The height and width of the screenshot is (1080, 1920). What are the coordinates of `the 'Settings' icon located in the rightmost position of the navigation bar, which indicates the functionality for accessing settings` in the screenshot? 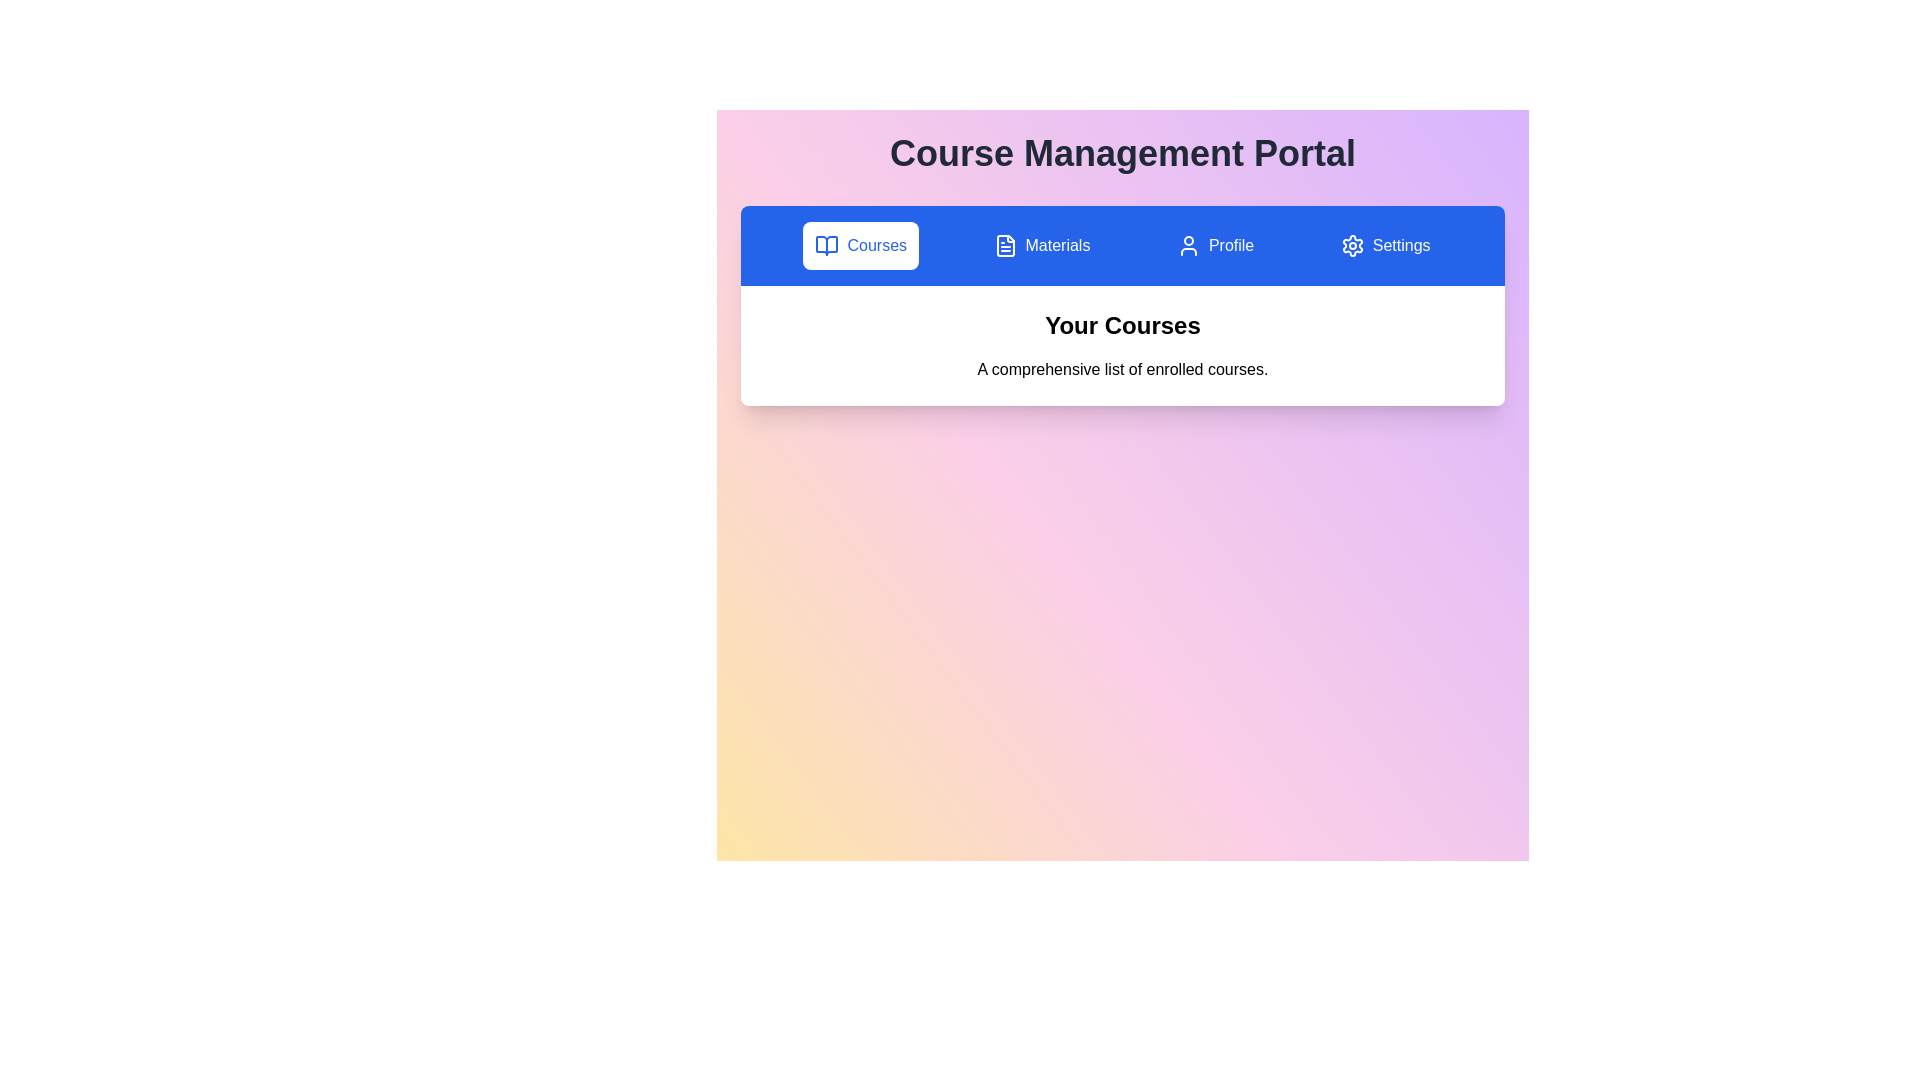 It's located at (1352, 245).